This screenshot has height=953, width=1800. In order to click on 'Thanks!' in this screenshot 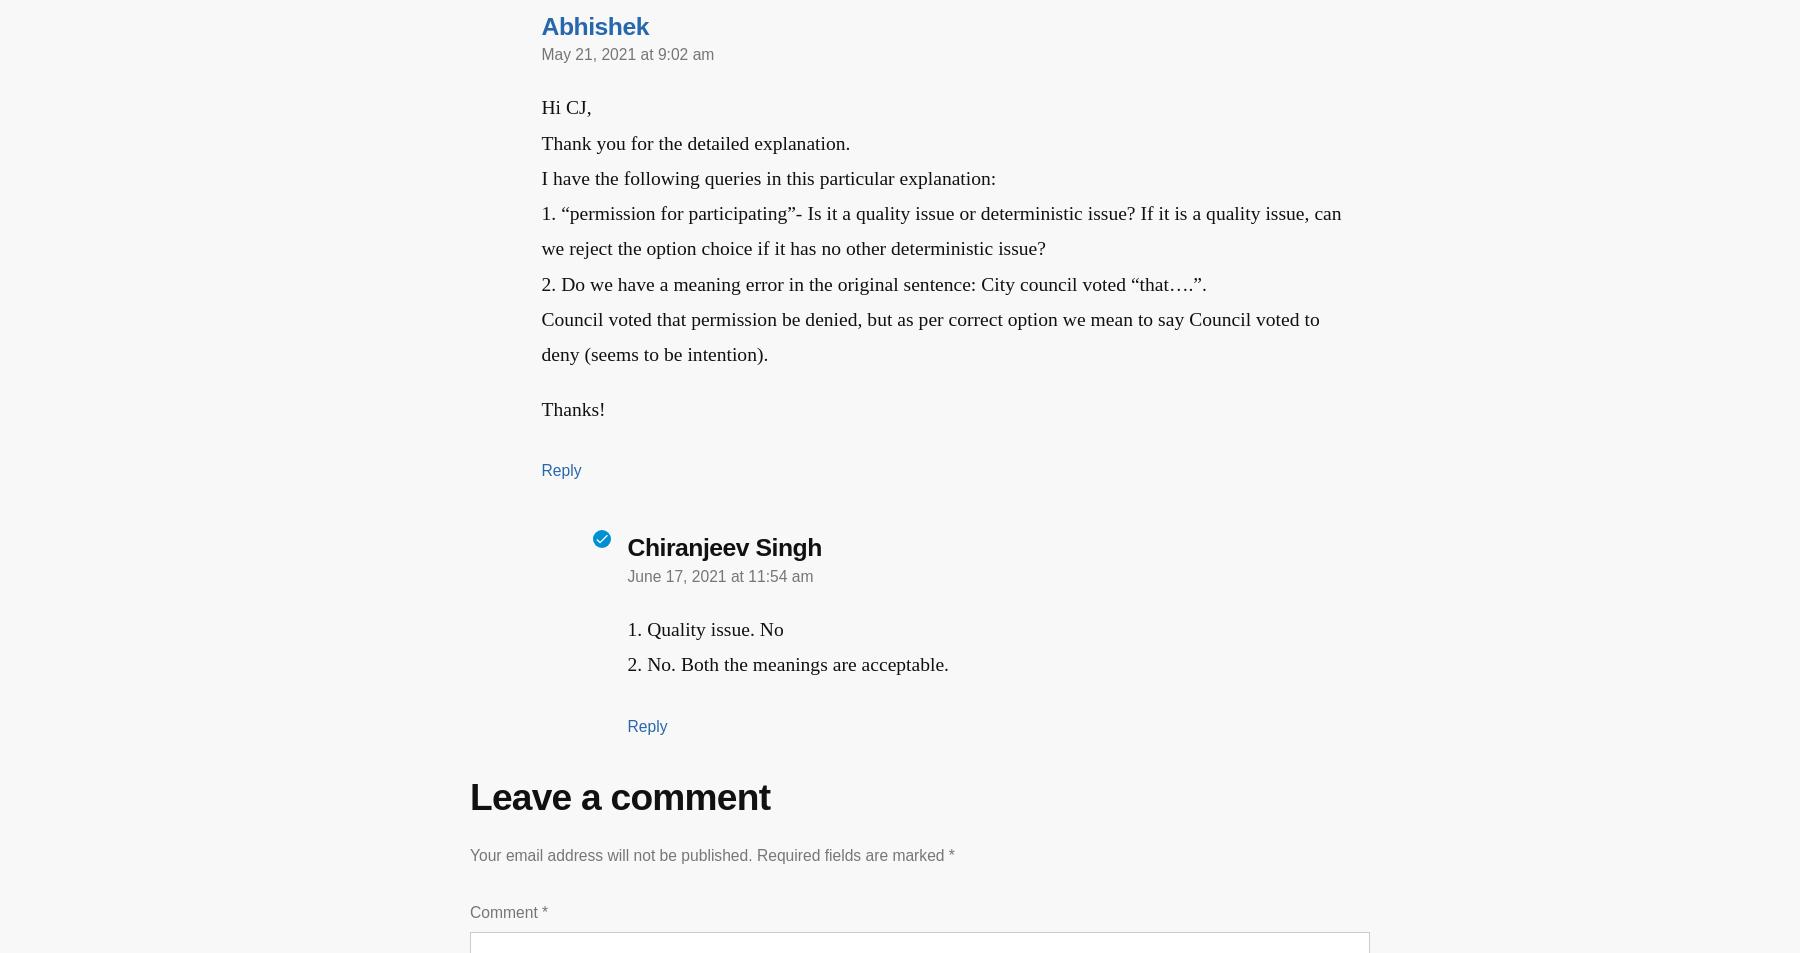, I will do `click(572, 406)`.